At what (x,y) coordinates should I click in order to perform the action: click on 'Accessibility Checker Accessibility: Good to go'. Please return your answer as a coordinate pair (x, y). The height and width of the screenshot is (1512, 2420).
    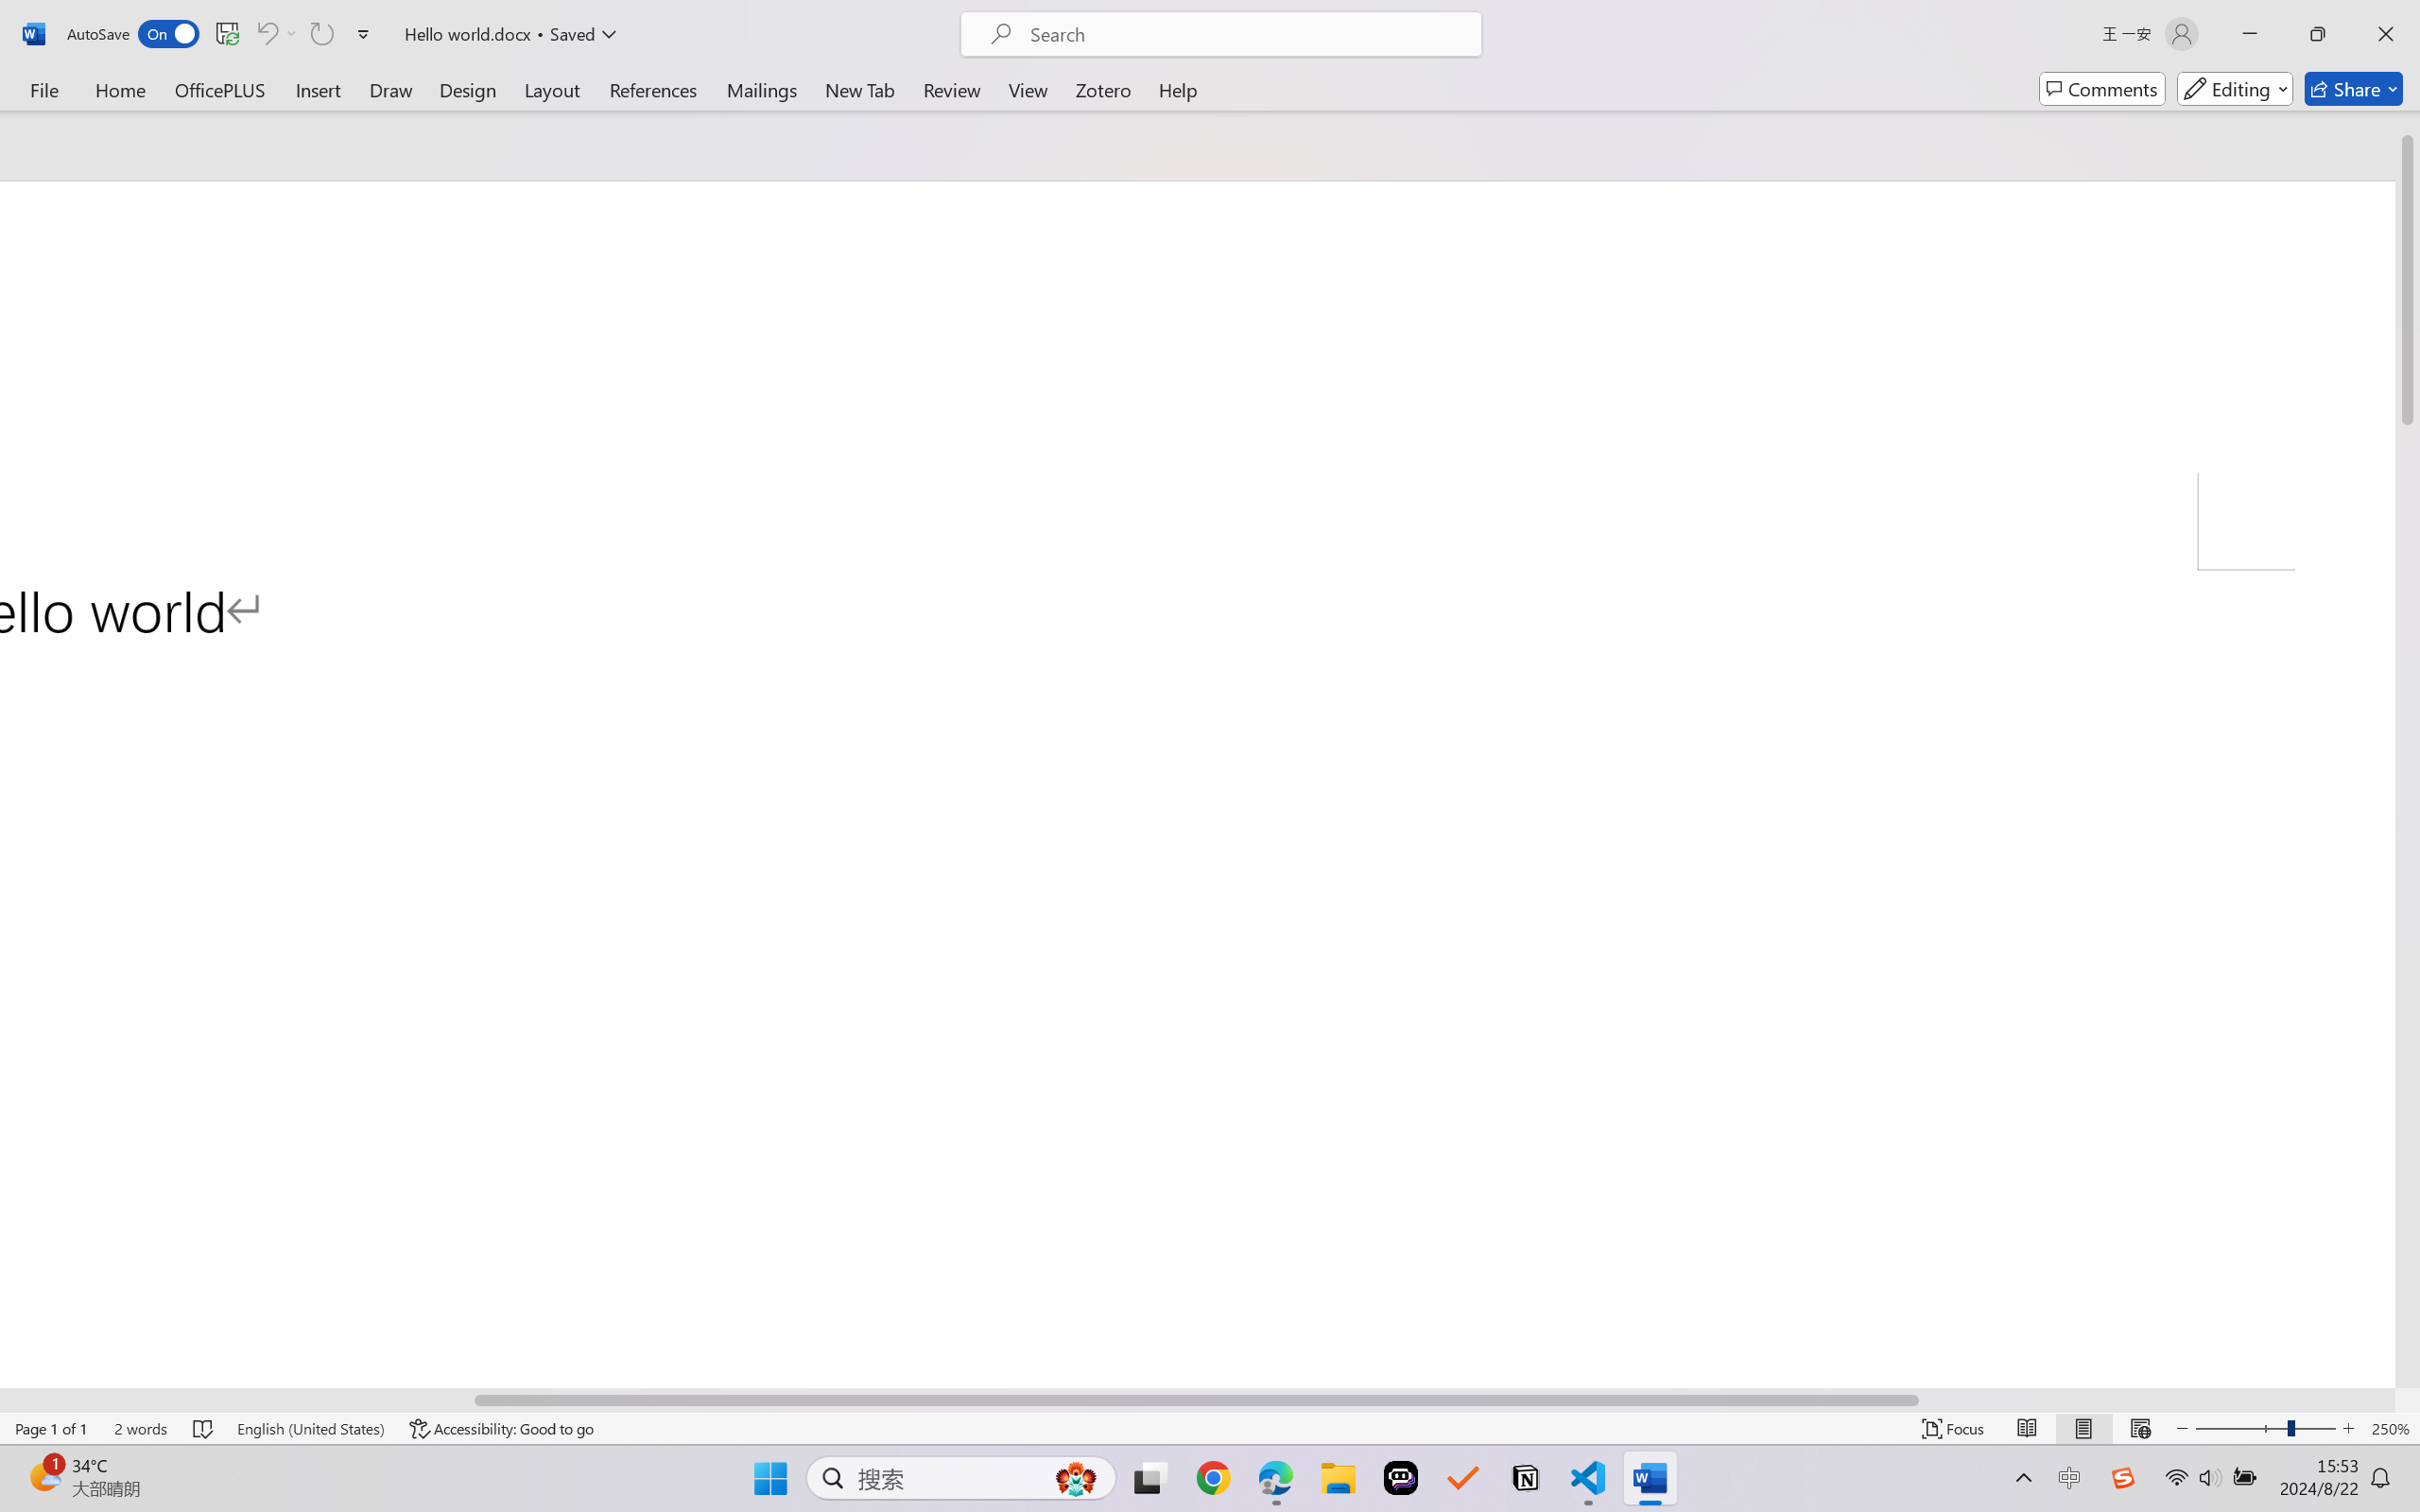
    Looking at the image, I should click on (501, 1428).